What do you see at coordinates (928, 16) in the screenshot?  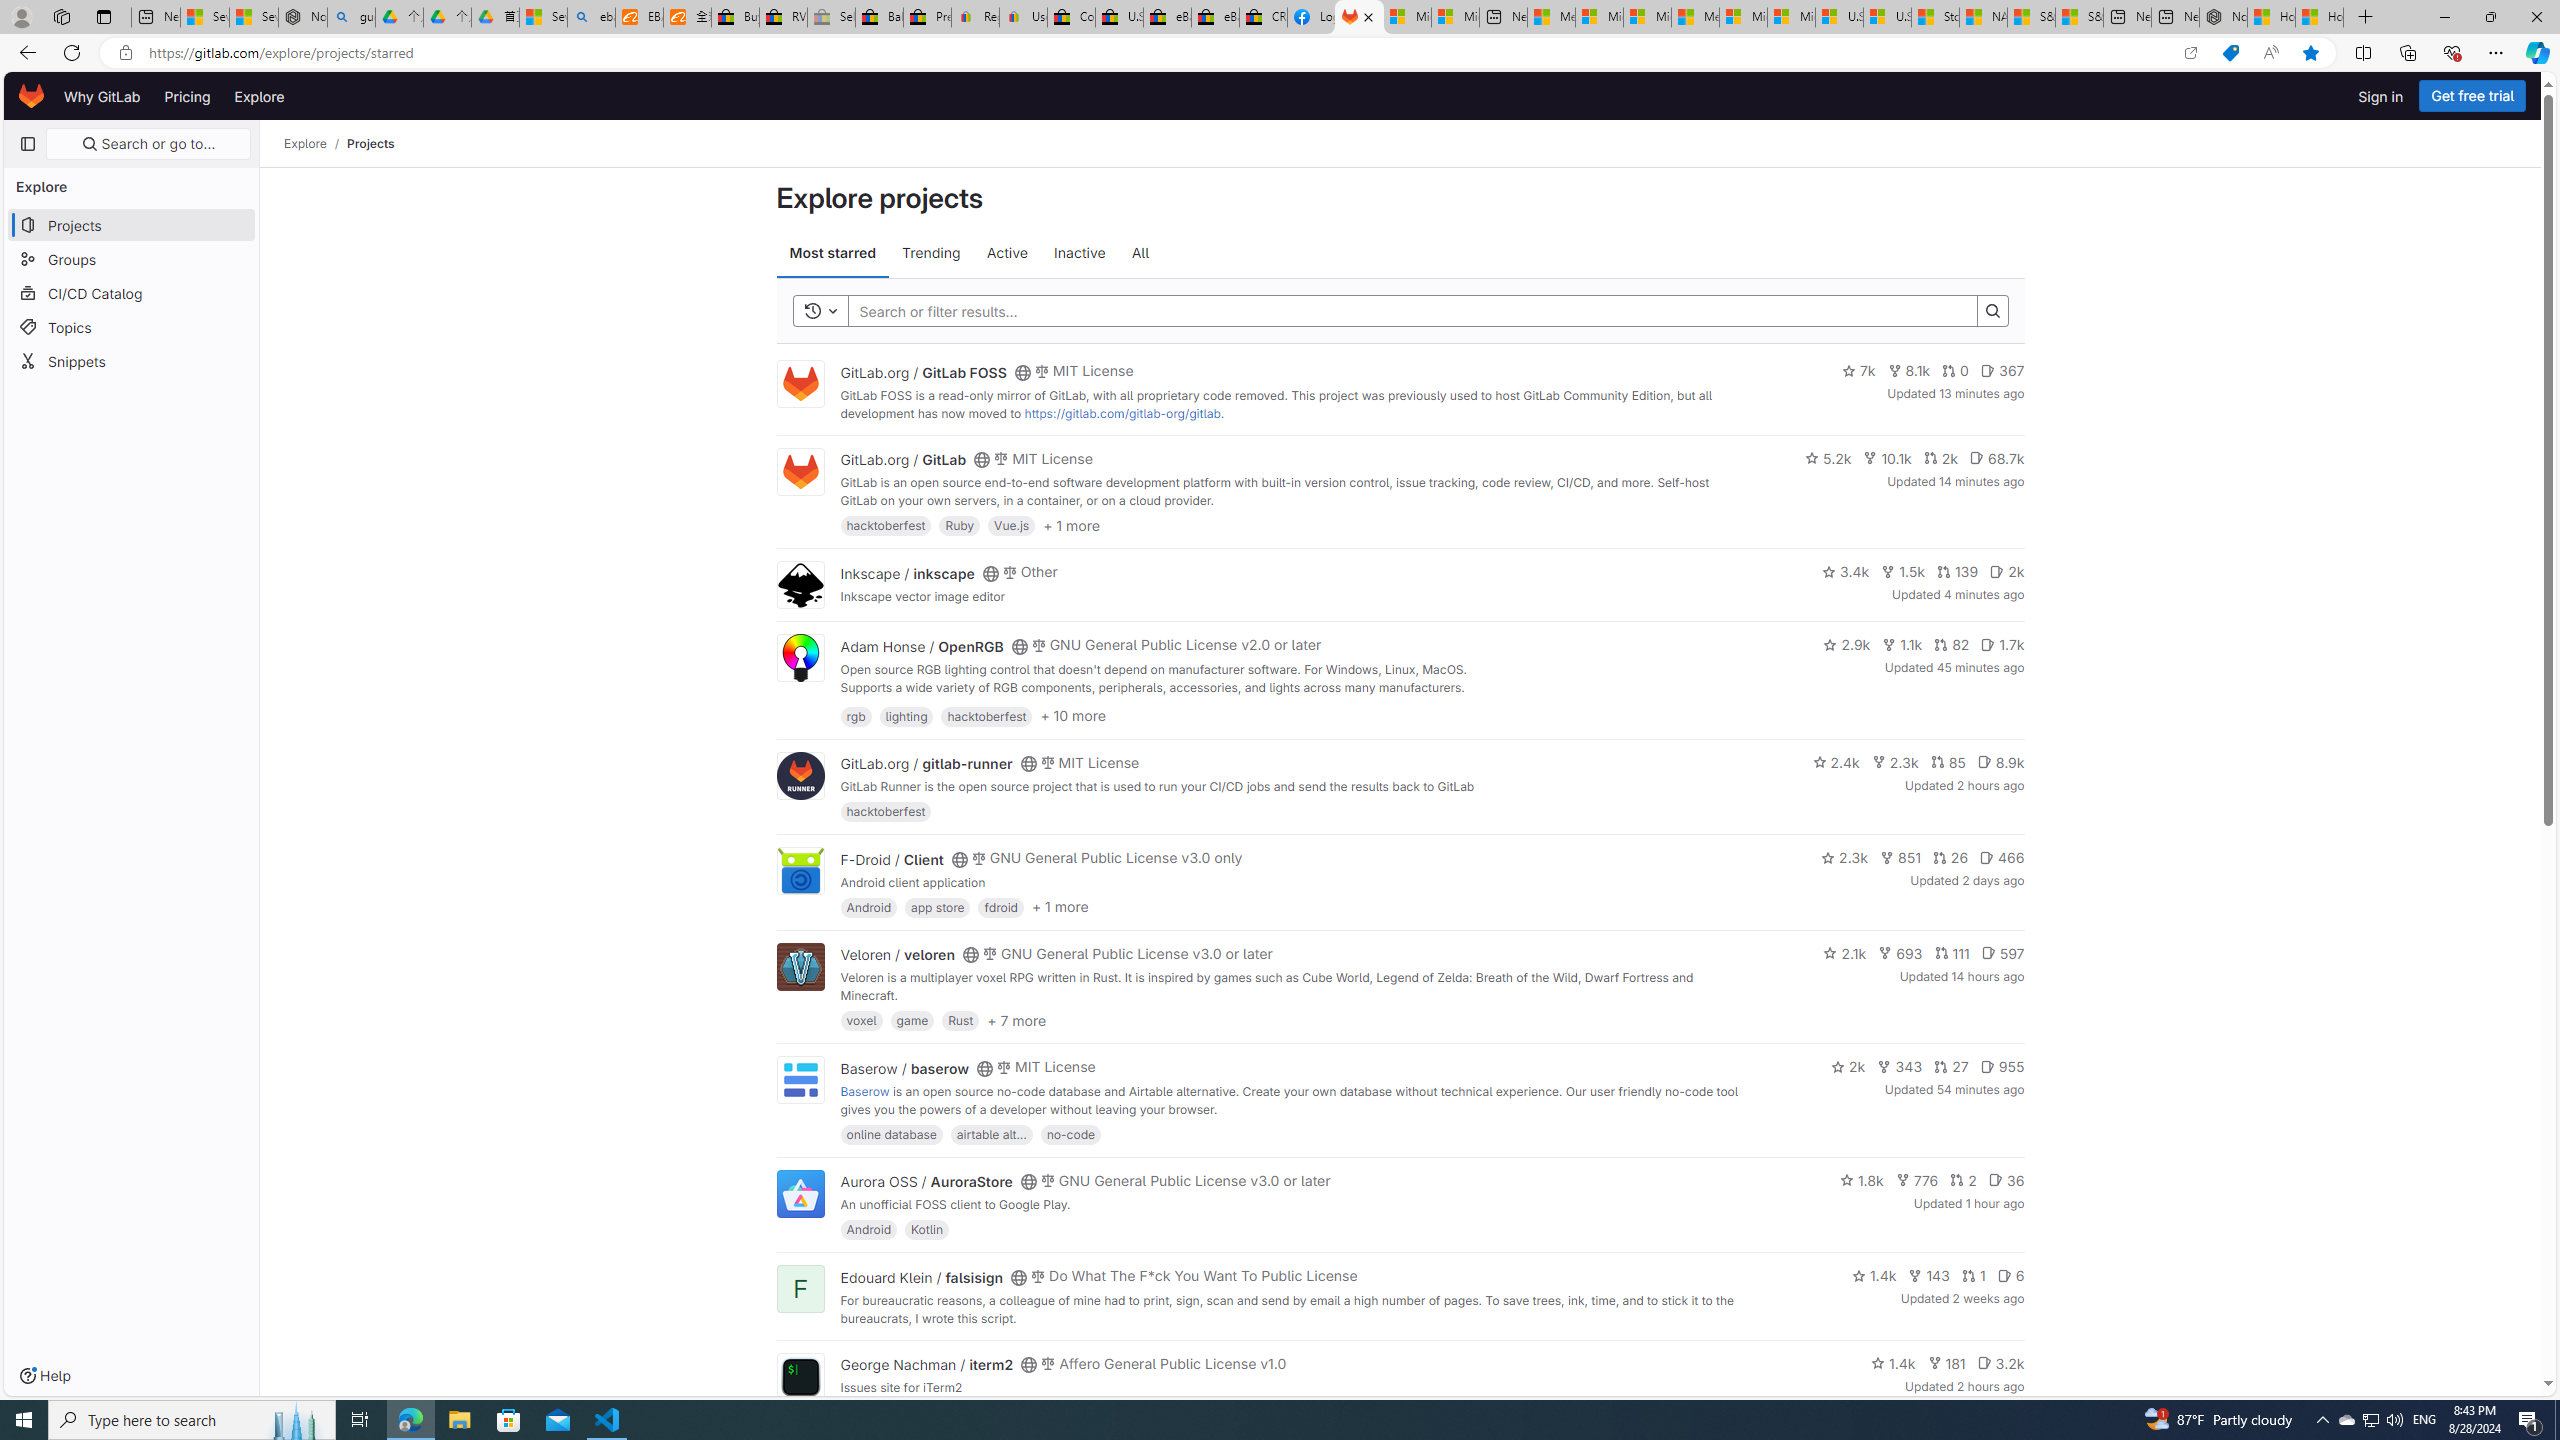 I see `'Press Room - eBay Inc.'` at bounding box center [928, 16].